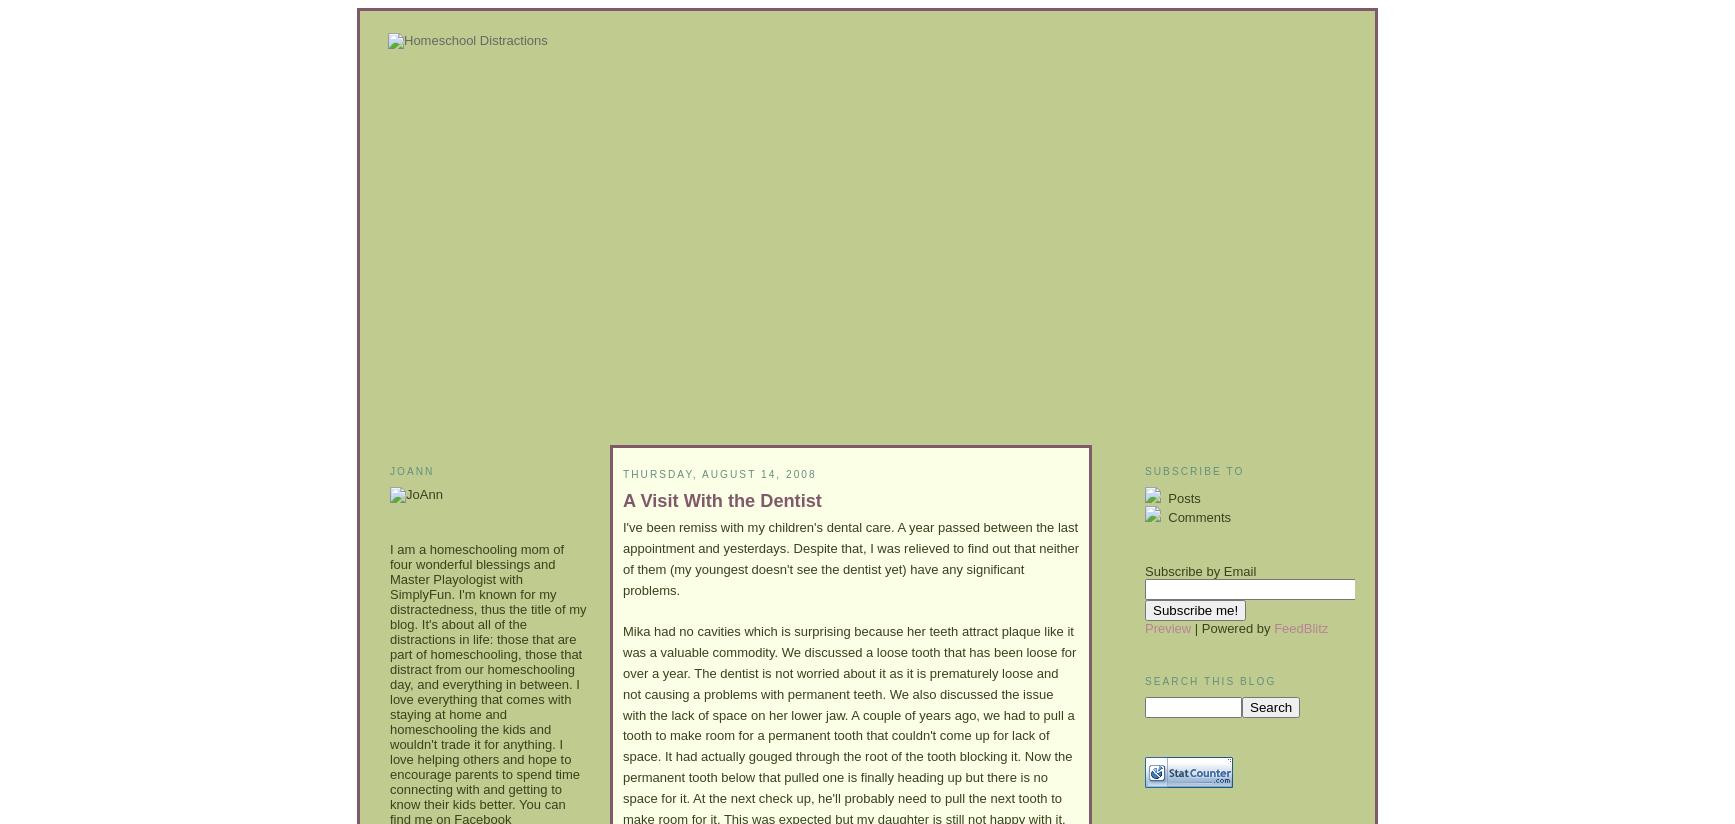  I want to click on 'Subscribe To', so click(1193, 471).